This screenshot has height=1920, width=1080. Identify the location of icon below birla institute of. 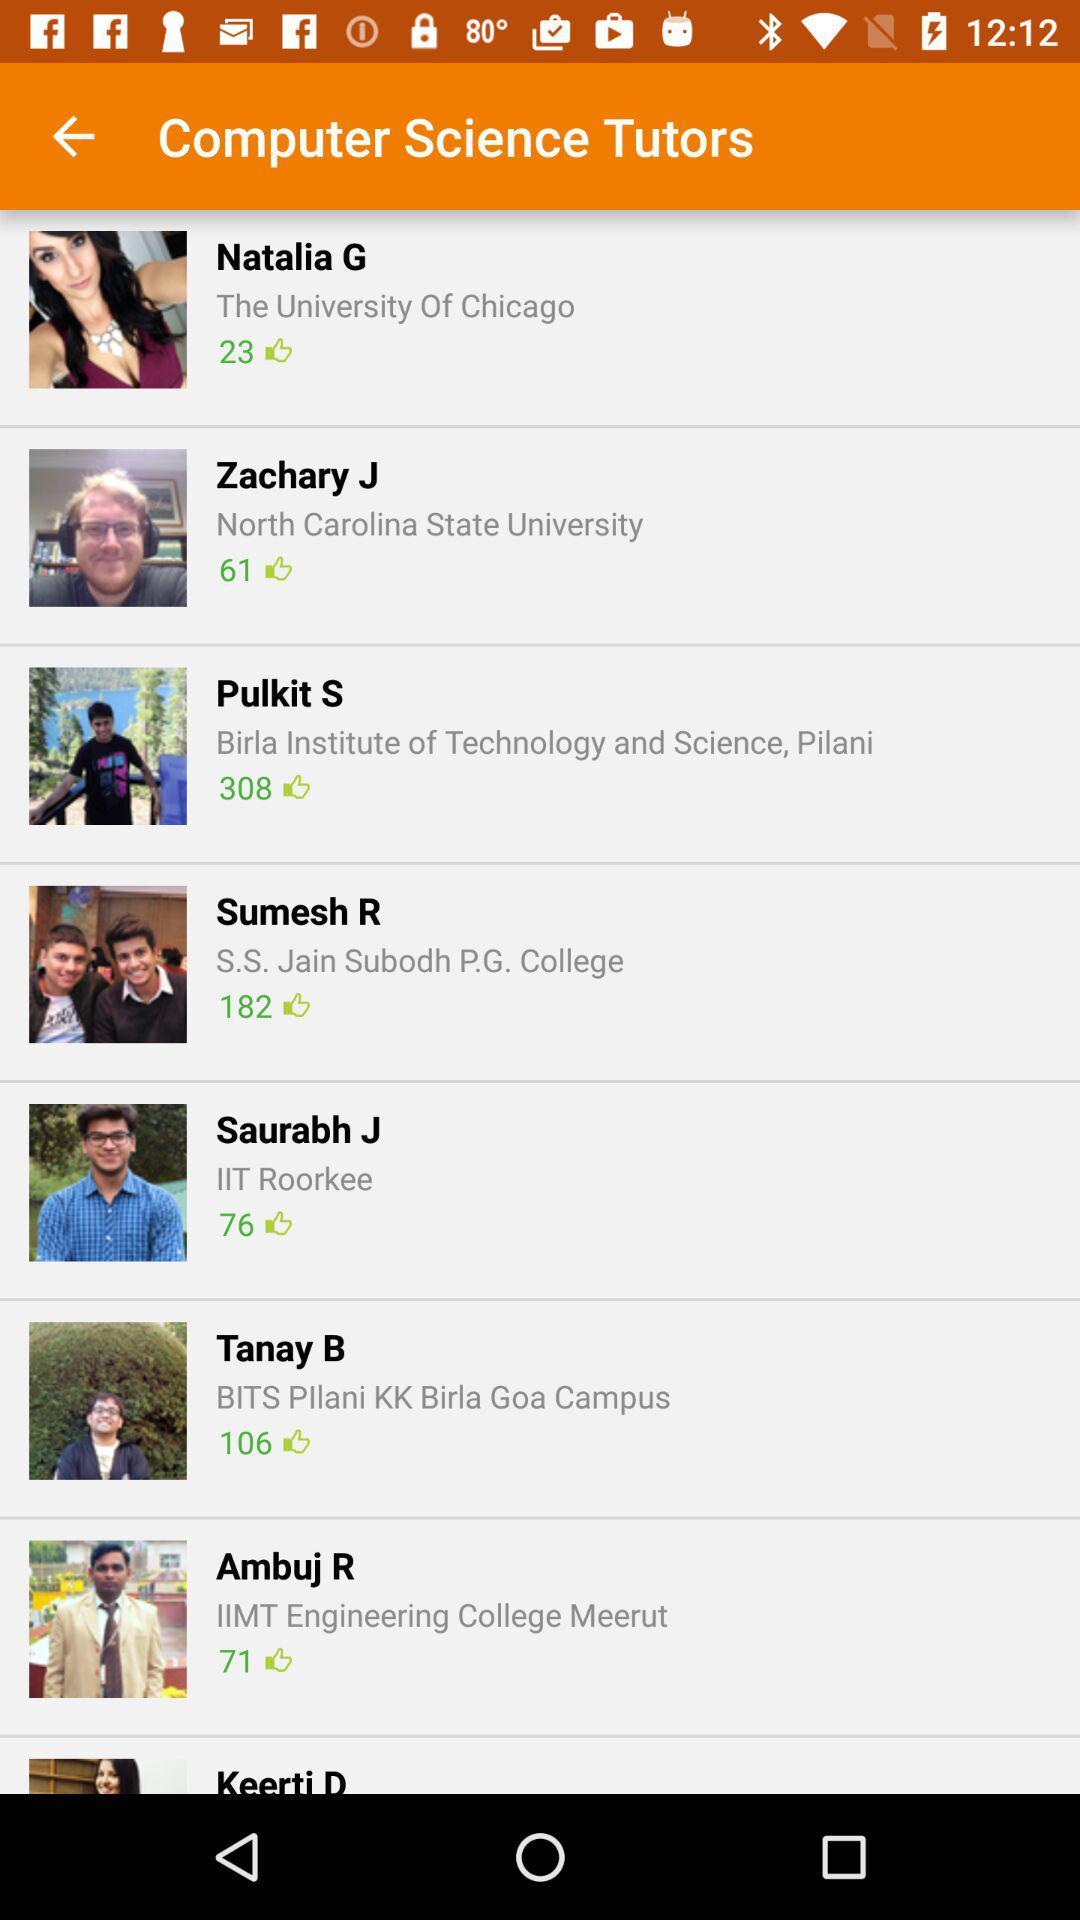
(263, 786).